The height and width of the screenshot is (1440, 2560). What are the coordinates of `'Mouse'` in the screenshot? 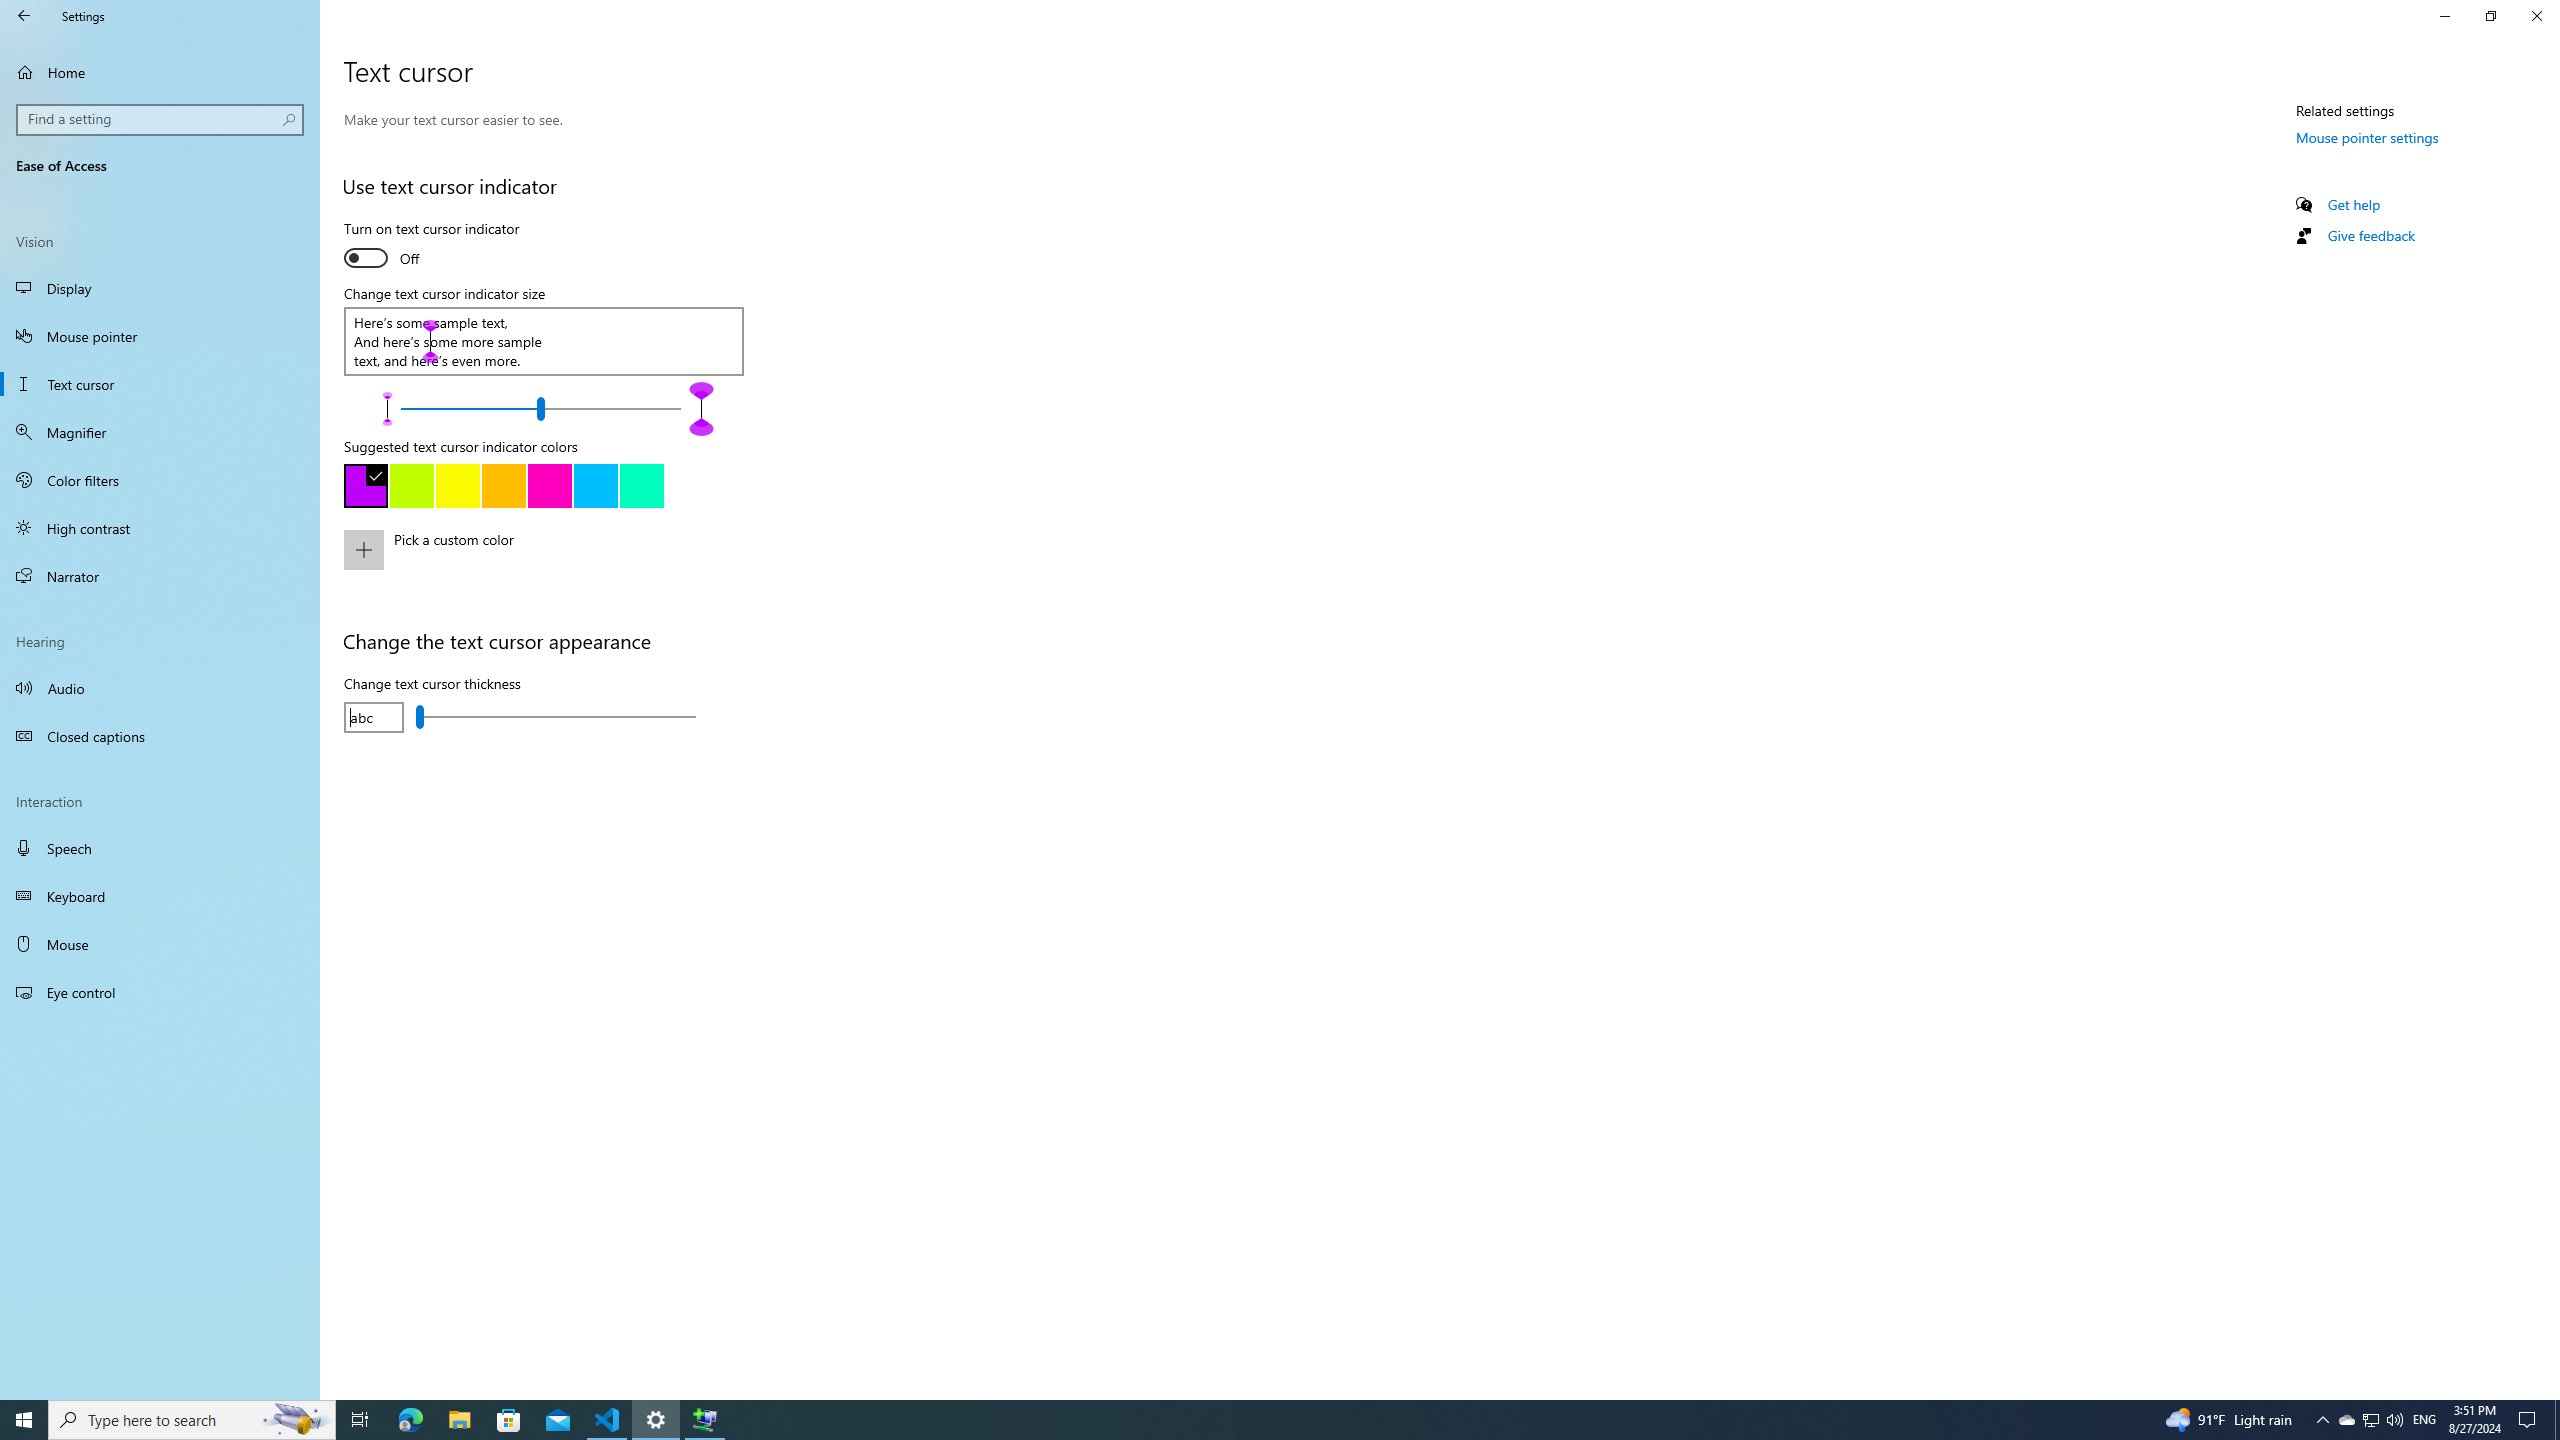 It's located at (159, 942).